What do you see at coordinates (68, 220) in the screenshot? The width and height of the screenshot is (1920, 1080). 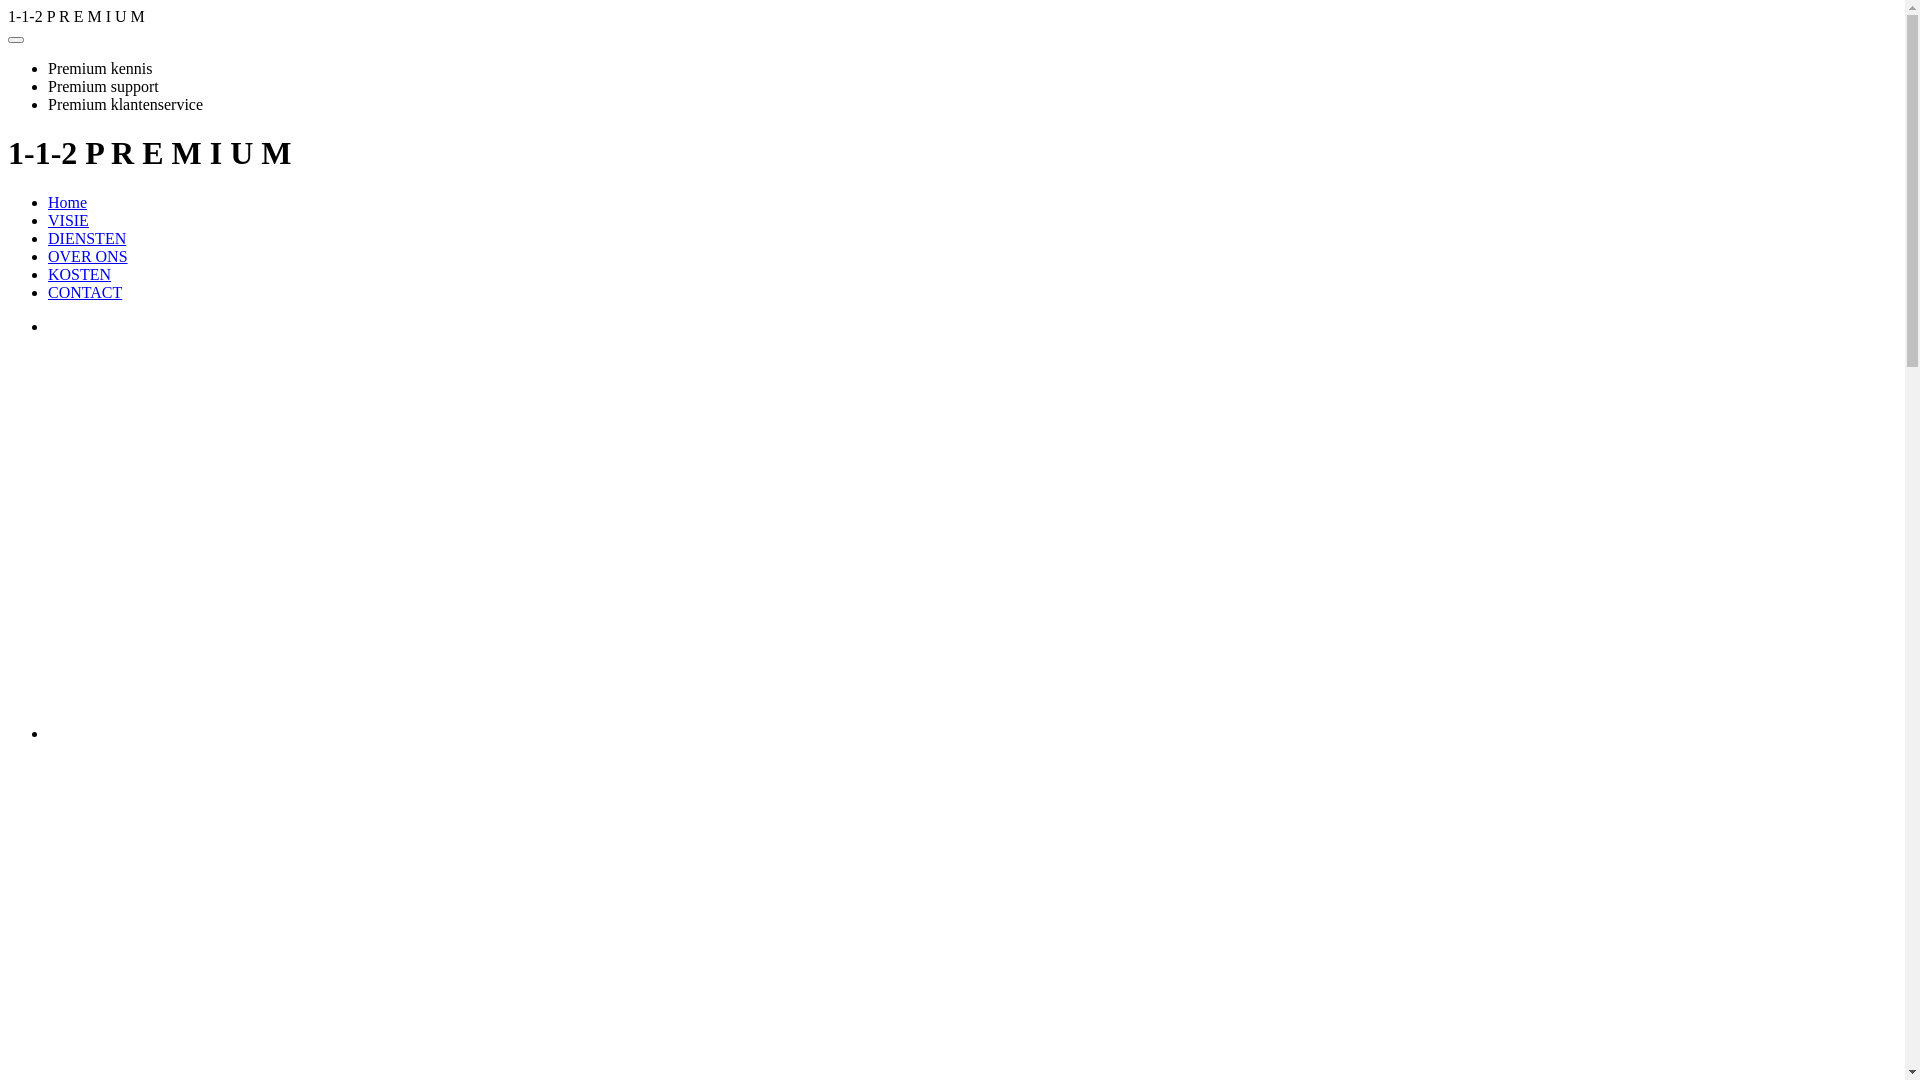 I see `'VISIE'` at bounding box center [68, 220].